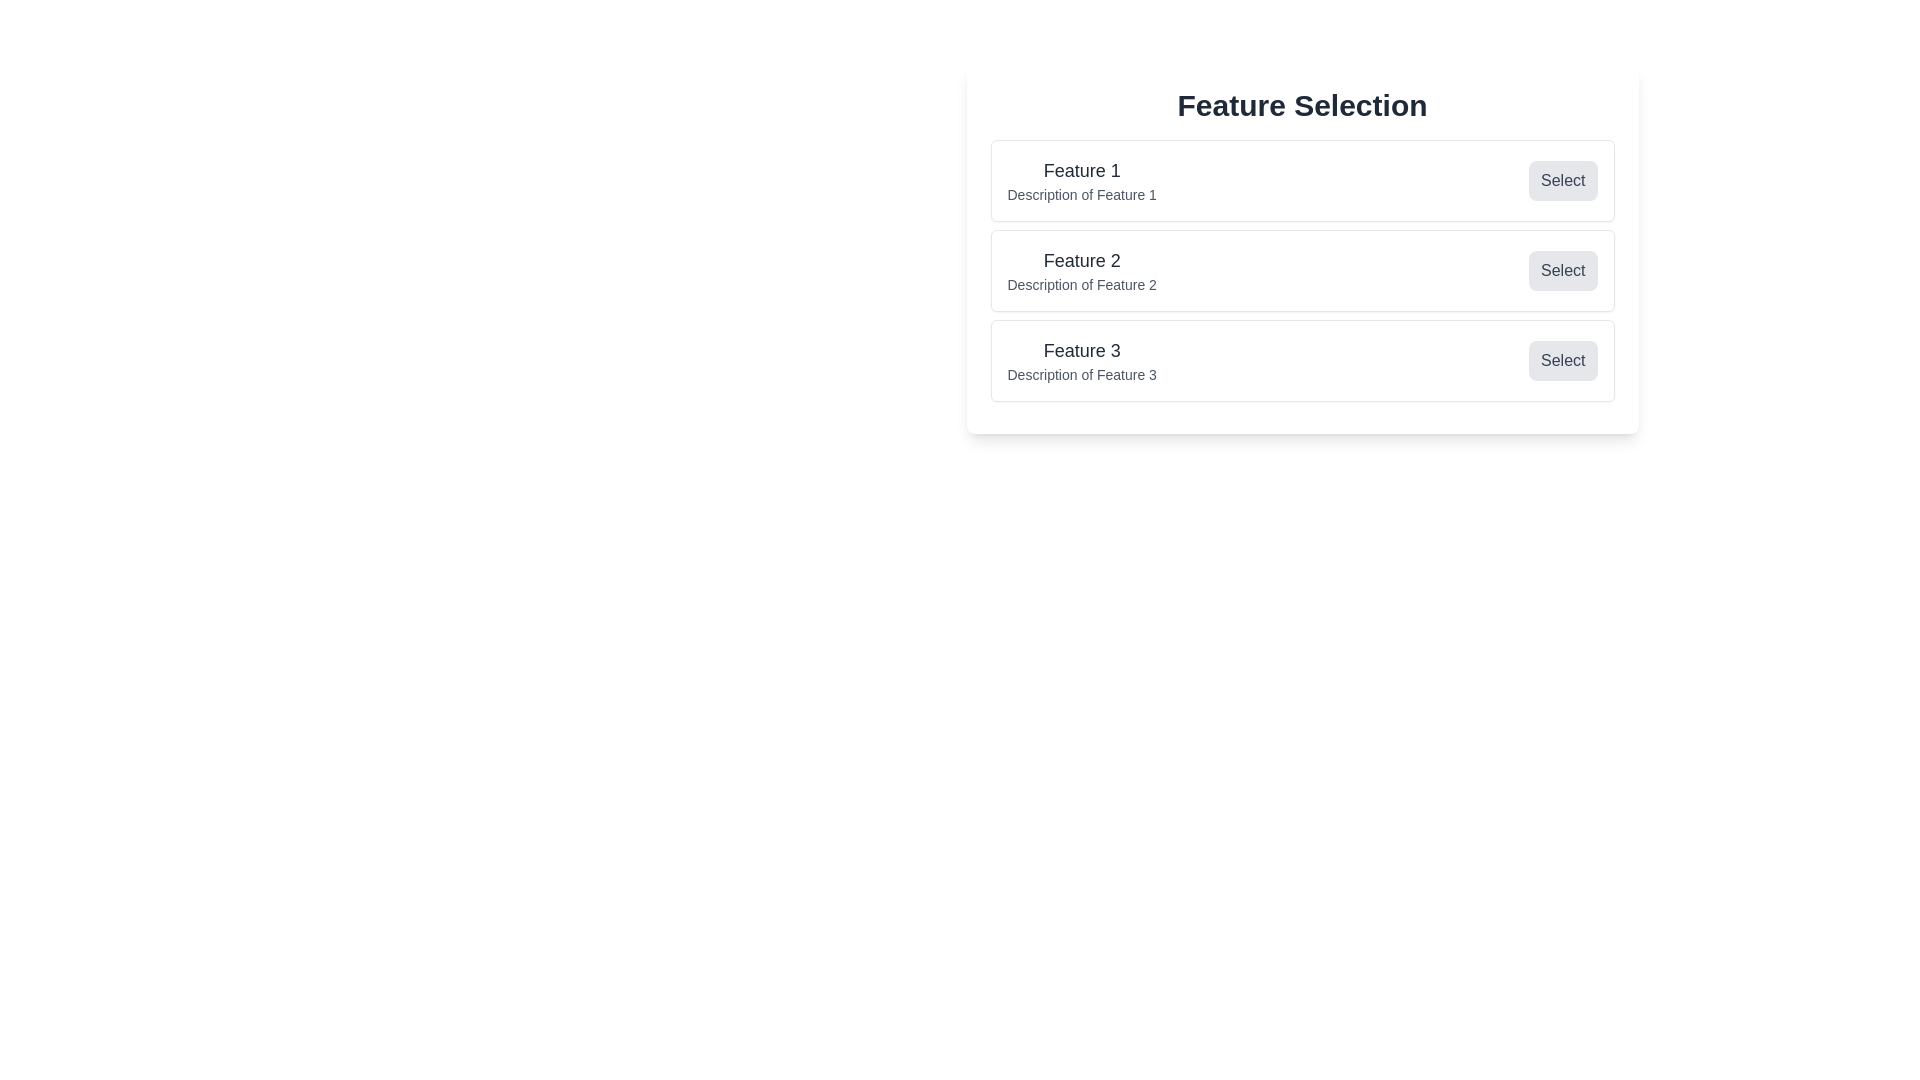  Describe the element at coordinates (1562, 361) in the screenshot. I see `the interactive button associated with 'Feature 3'` at that location.